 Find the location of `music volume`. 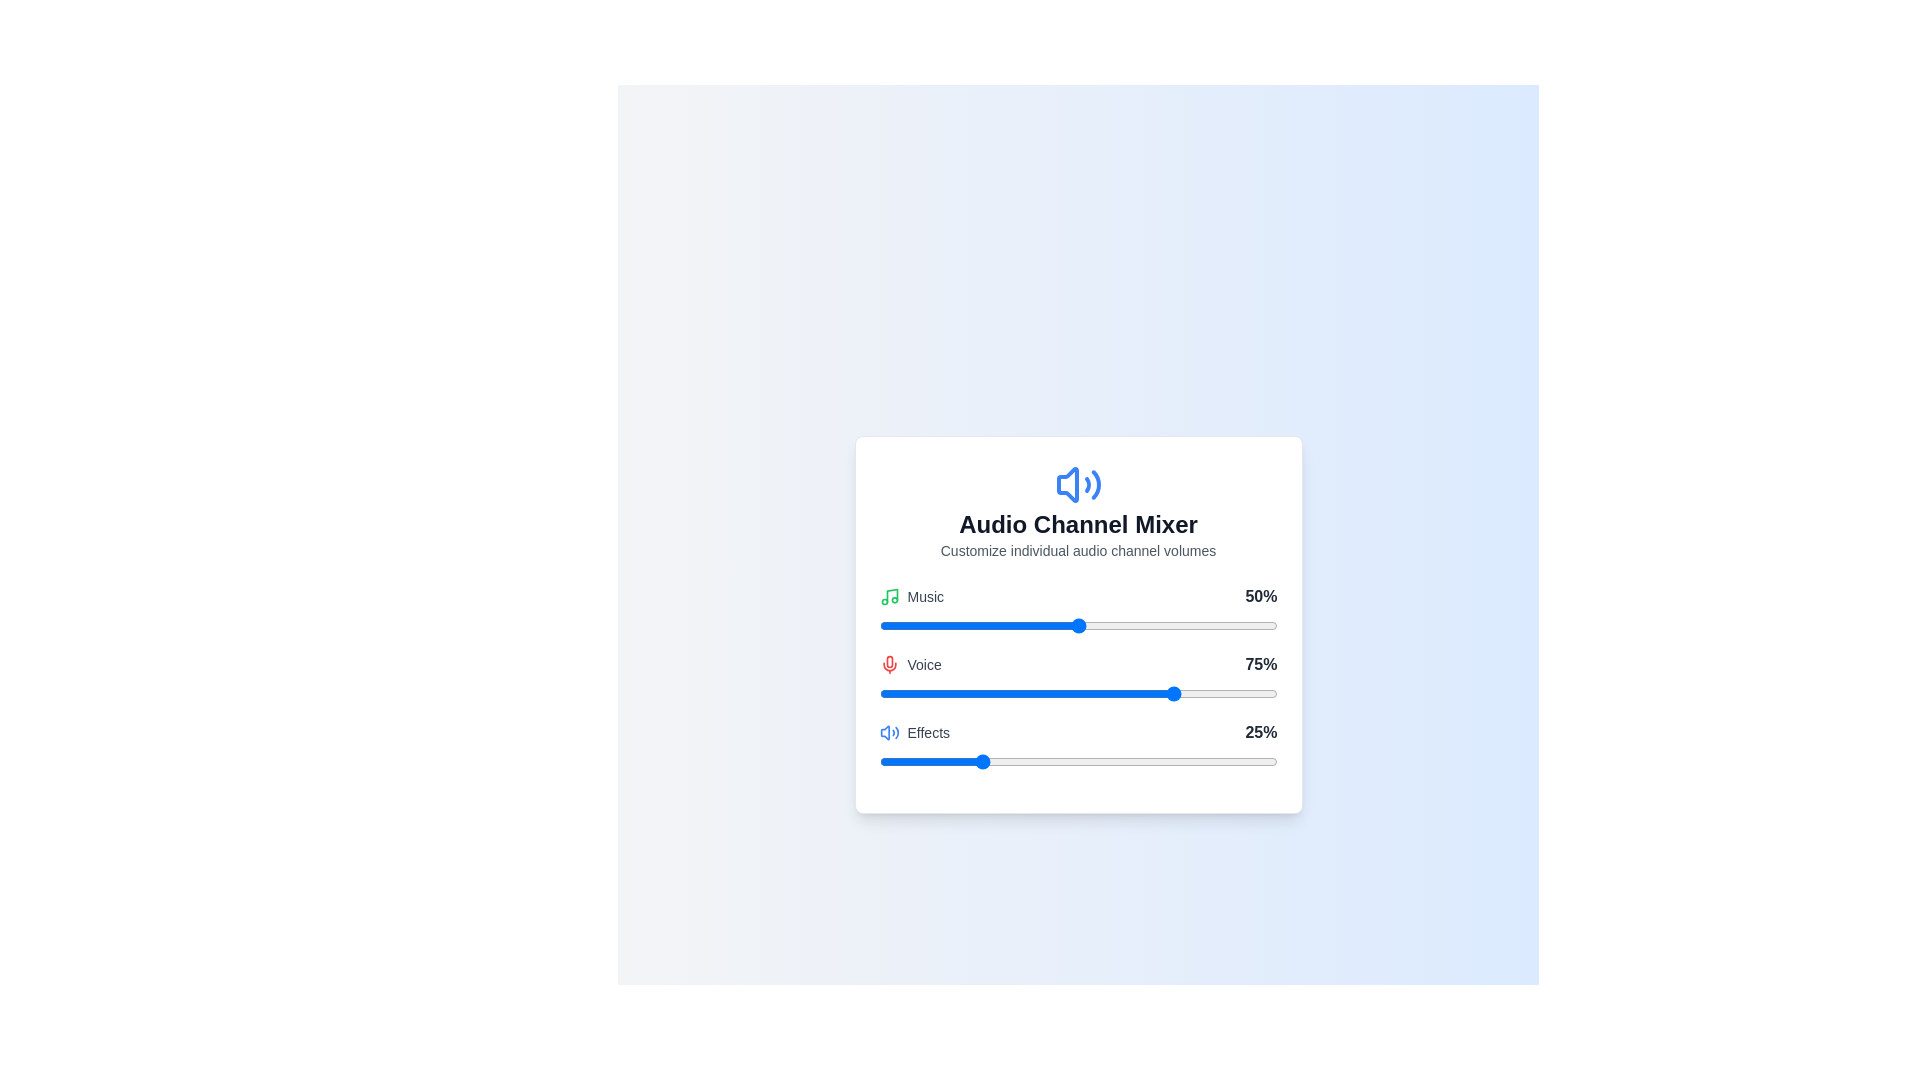

music volume is located at coordinates (1166, 624).